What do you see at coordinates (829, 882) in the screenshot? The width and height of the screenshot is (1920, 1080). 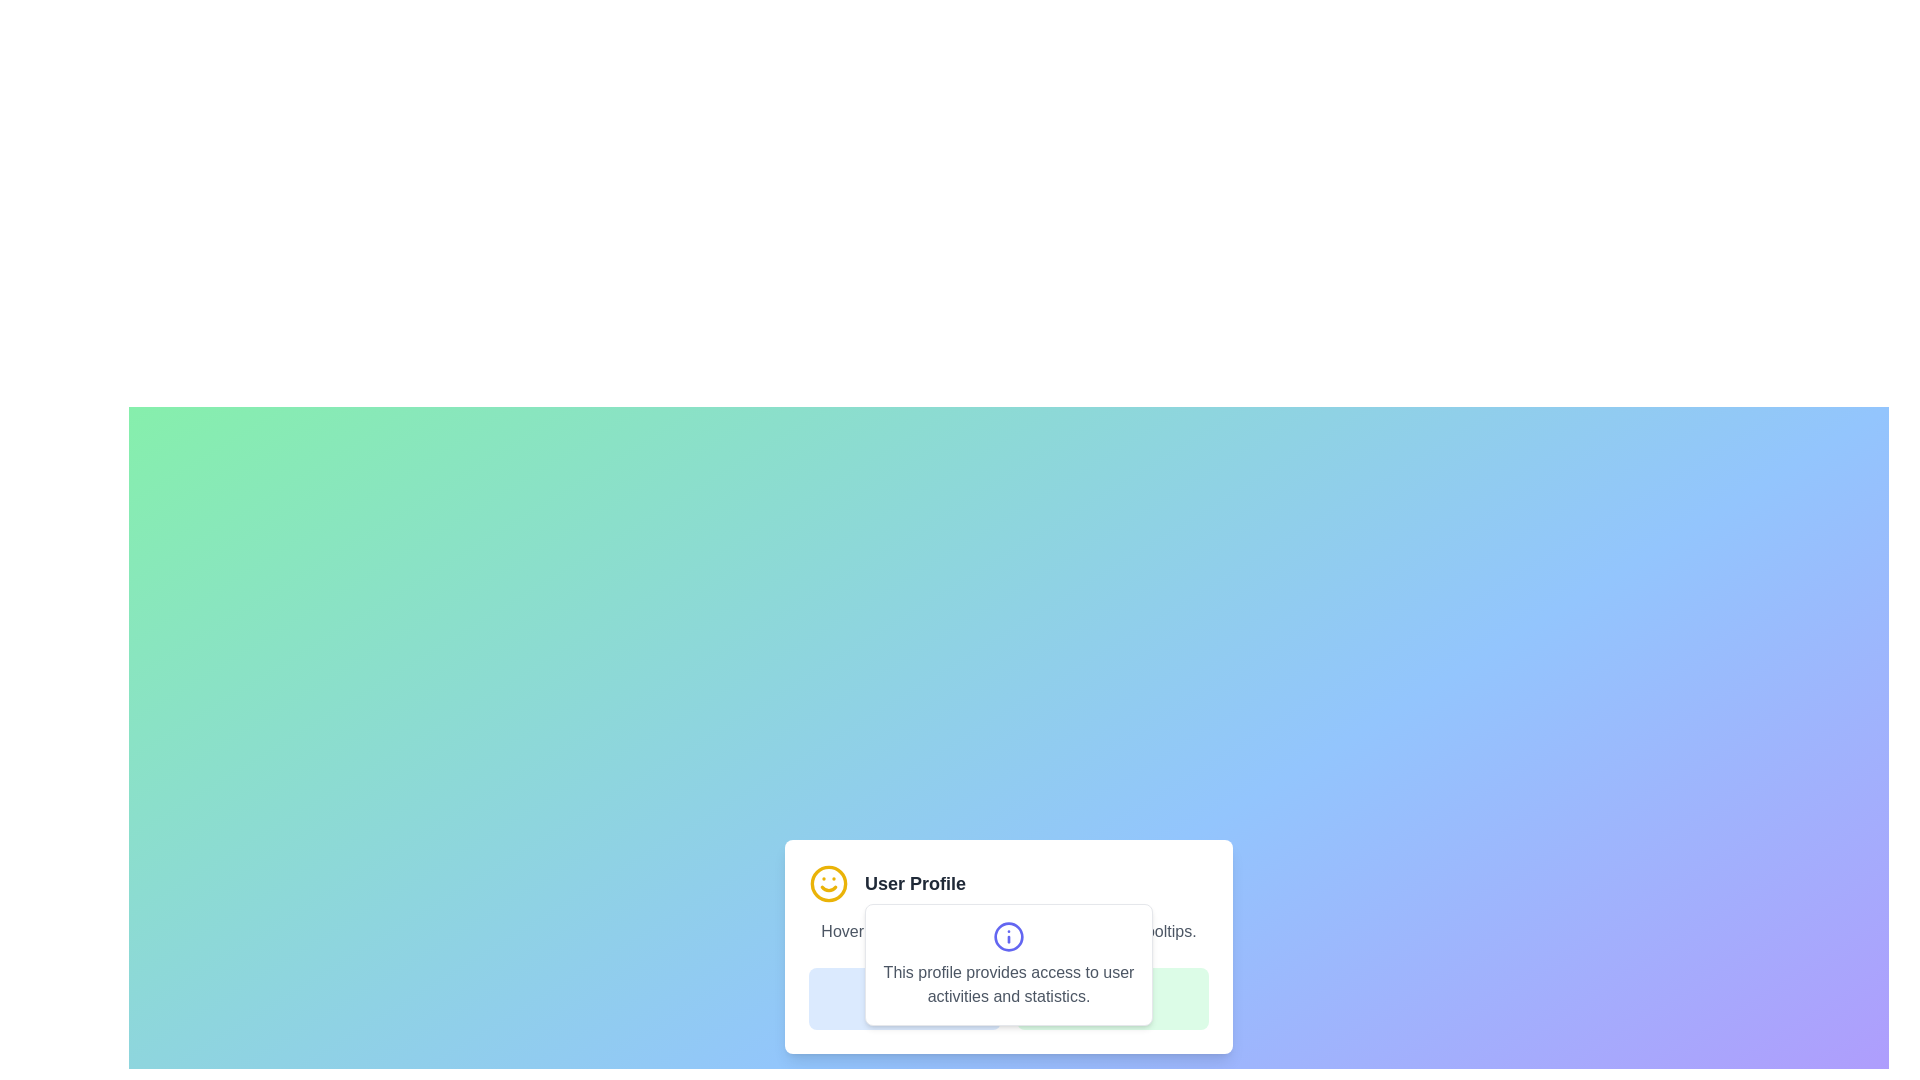 I see `the innermost circle of the smiley face icon located at the top-left corner of the user profile card` at bounding box center [829, 882].